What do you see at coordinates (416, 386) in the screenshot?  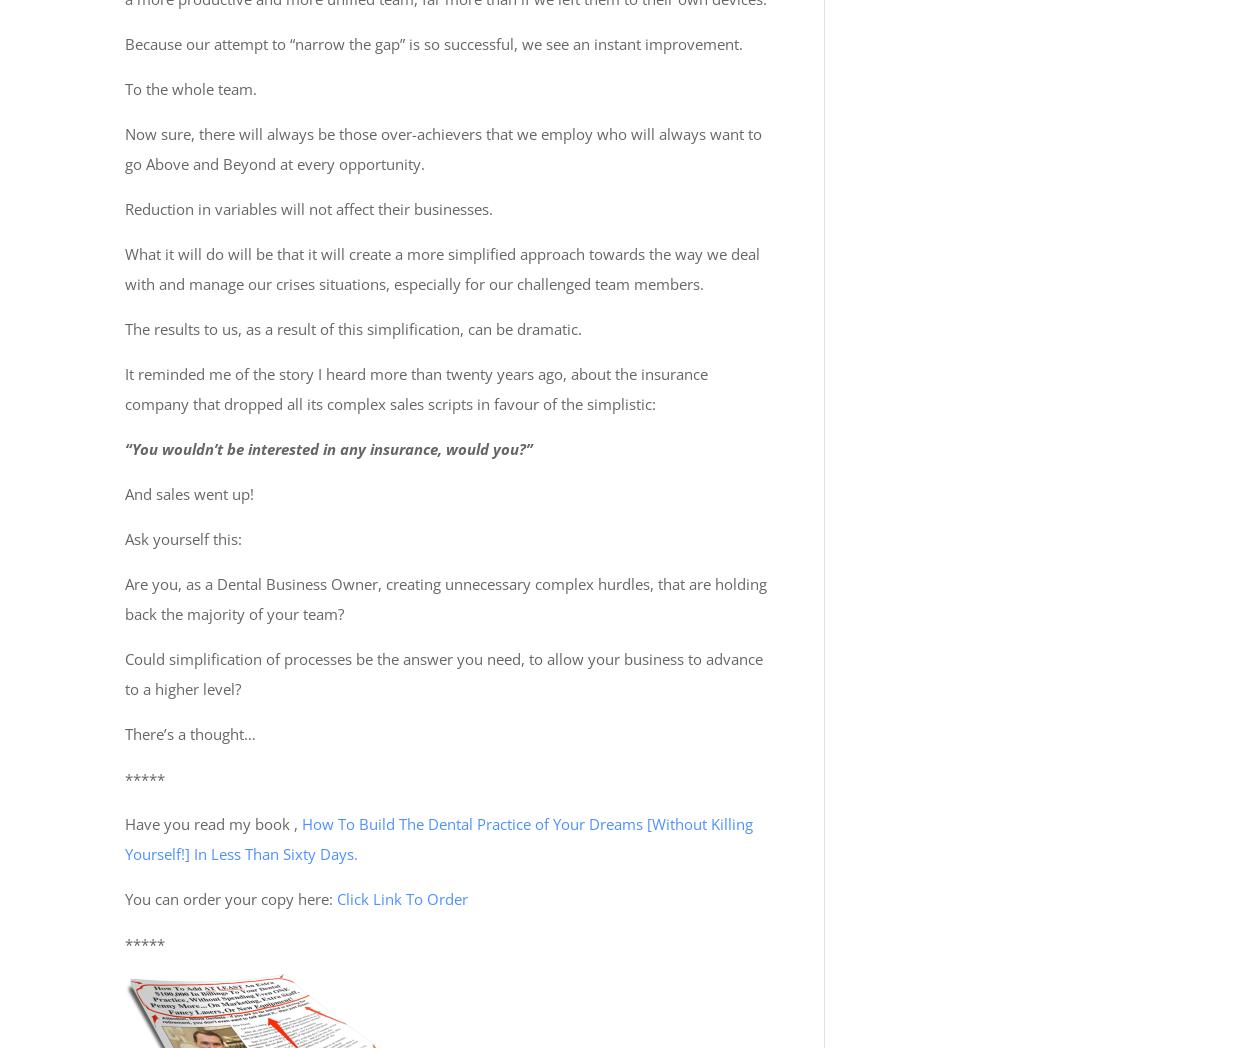 I see `'It reminded me of the story I heard more than twenty years ago, about the insurance company that dropped all its complex sales scripts in favour of the simplistic:'` at bounding box center [416, 386].